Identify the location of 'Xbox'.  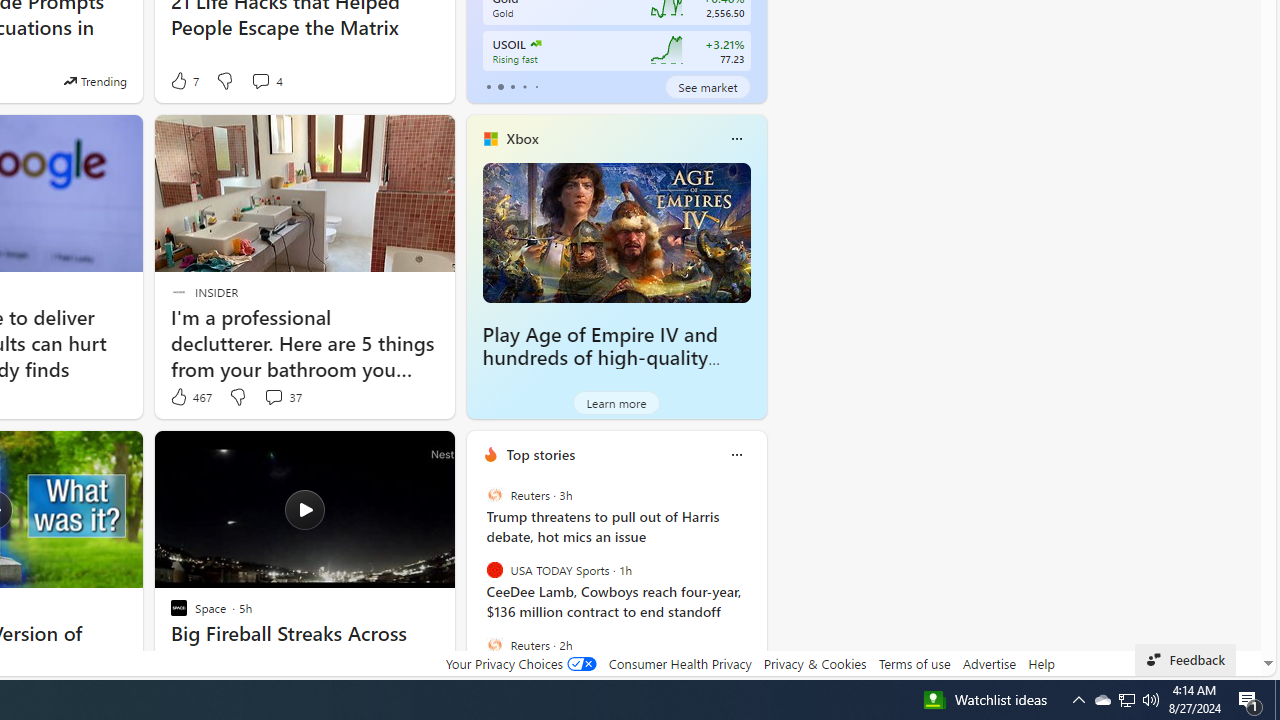
(522, 138).